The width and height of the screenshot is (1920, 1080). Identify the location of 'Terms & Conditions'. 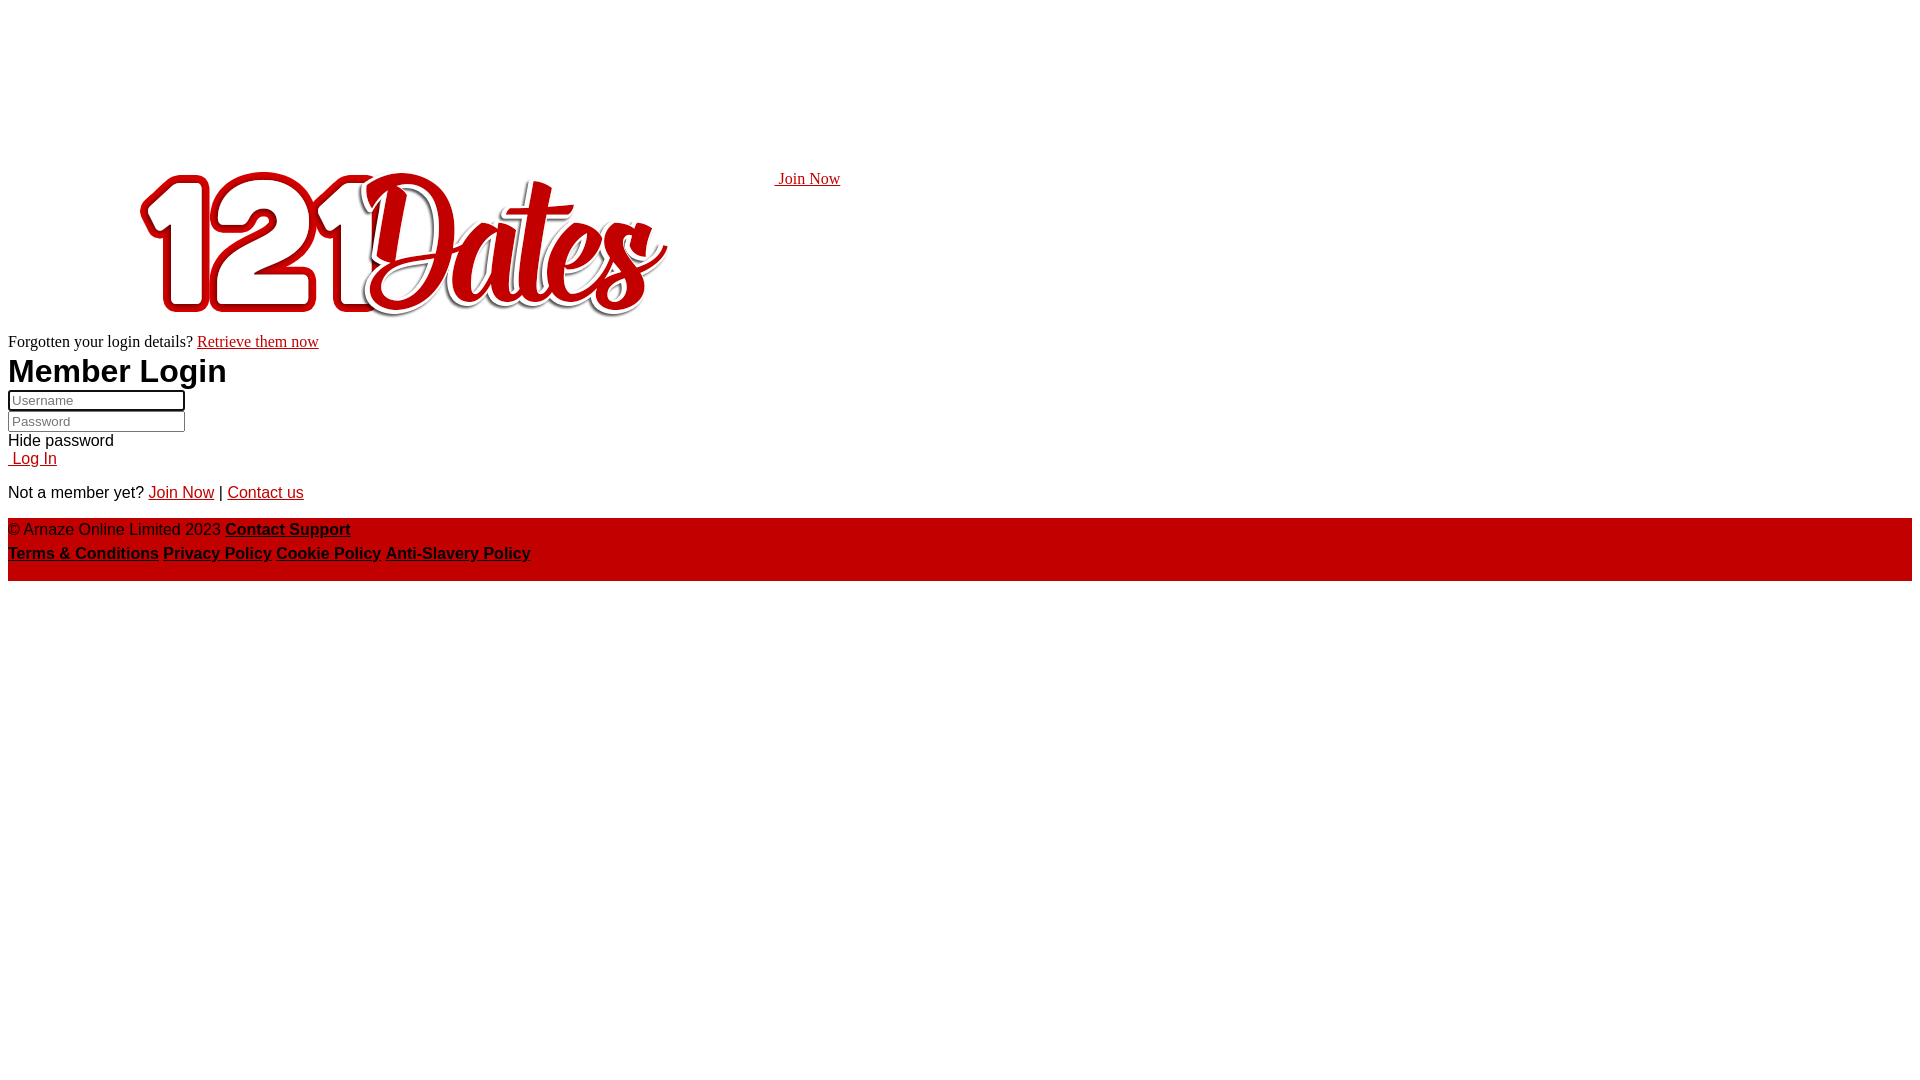
(8, 553).